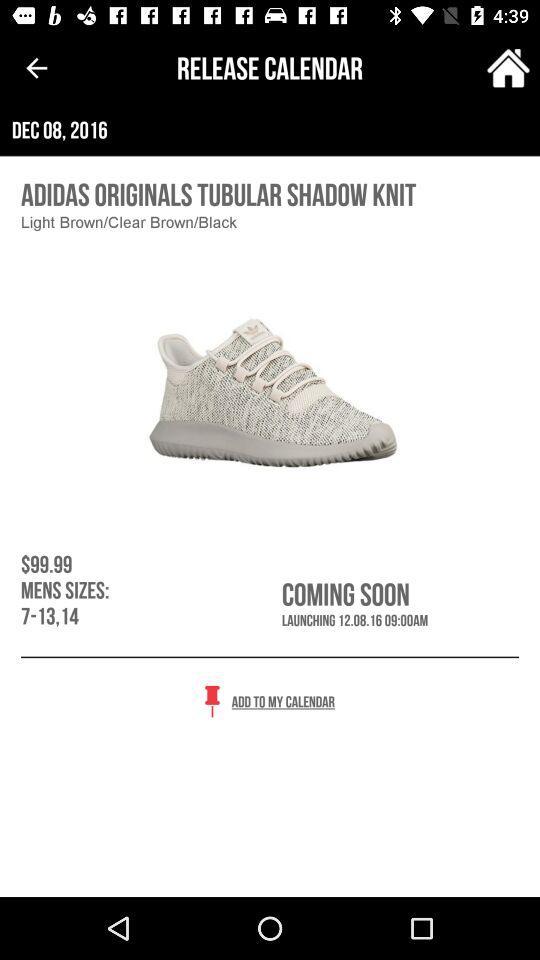  Describe the element at coordinates (508, 68) in the screenshot. I see `the icon above dec 08, 2016 item` at that location.